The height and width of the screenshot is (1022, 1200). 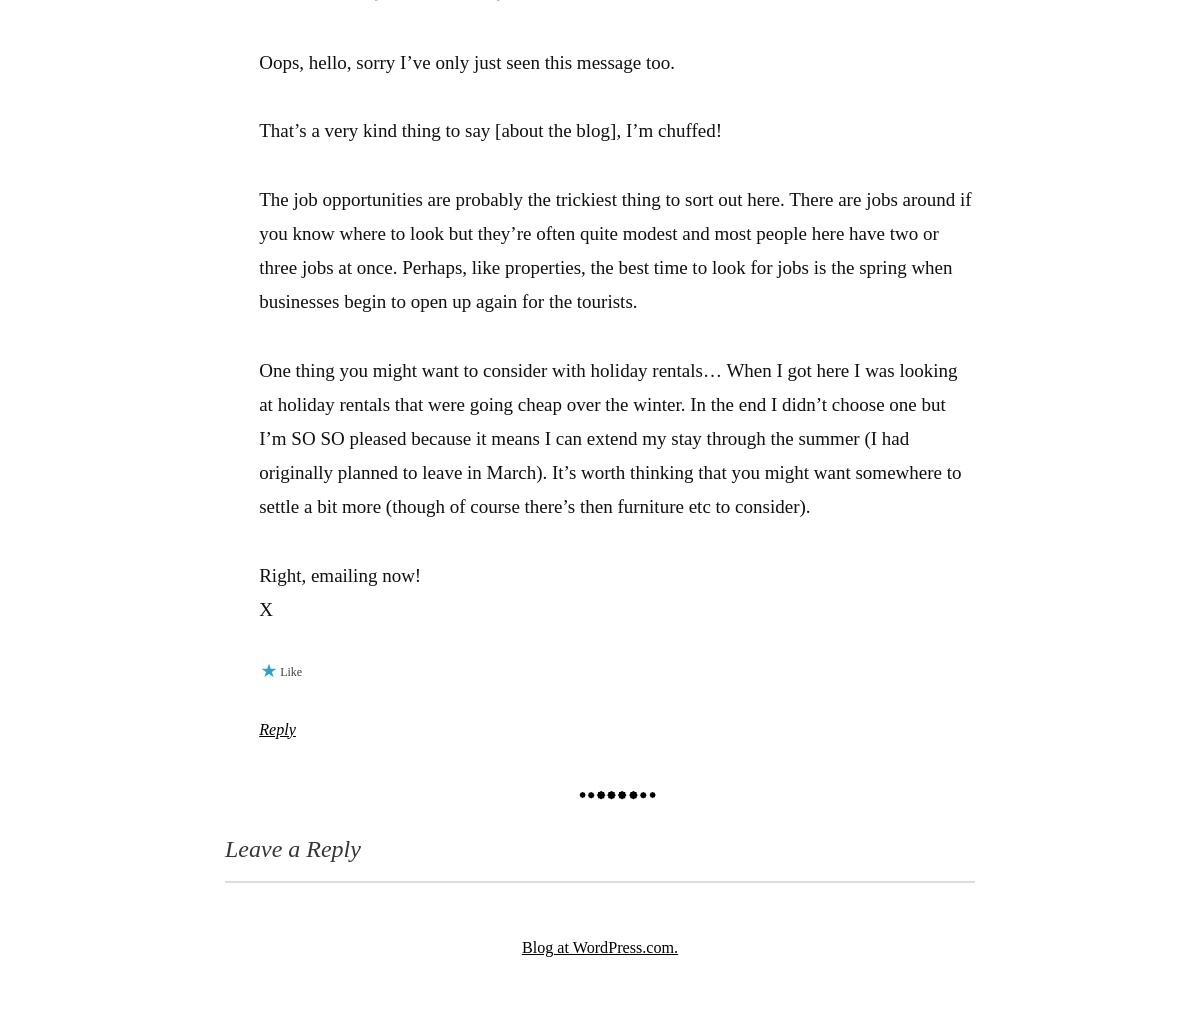 I want to click on 'Oops, hello, sorry I’ve only just seen this message too.', so click(x=257, y=62).